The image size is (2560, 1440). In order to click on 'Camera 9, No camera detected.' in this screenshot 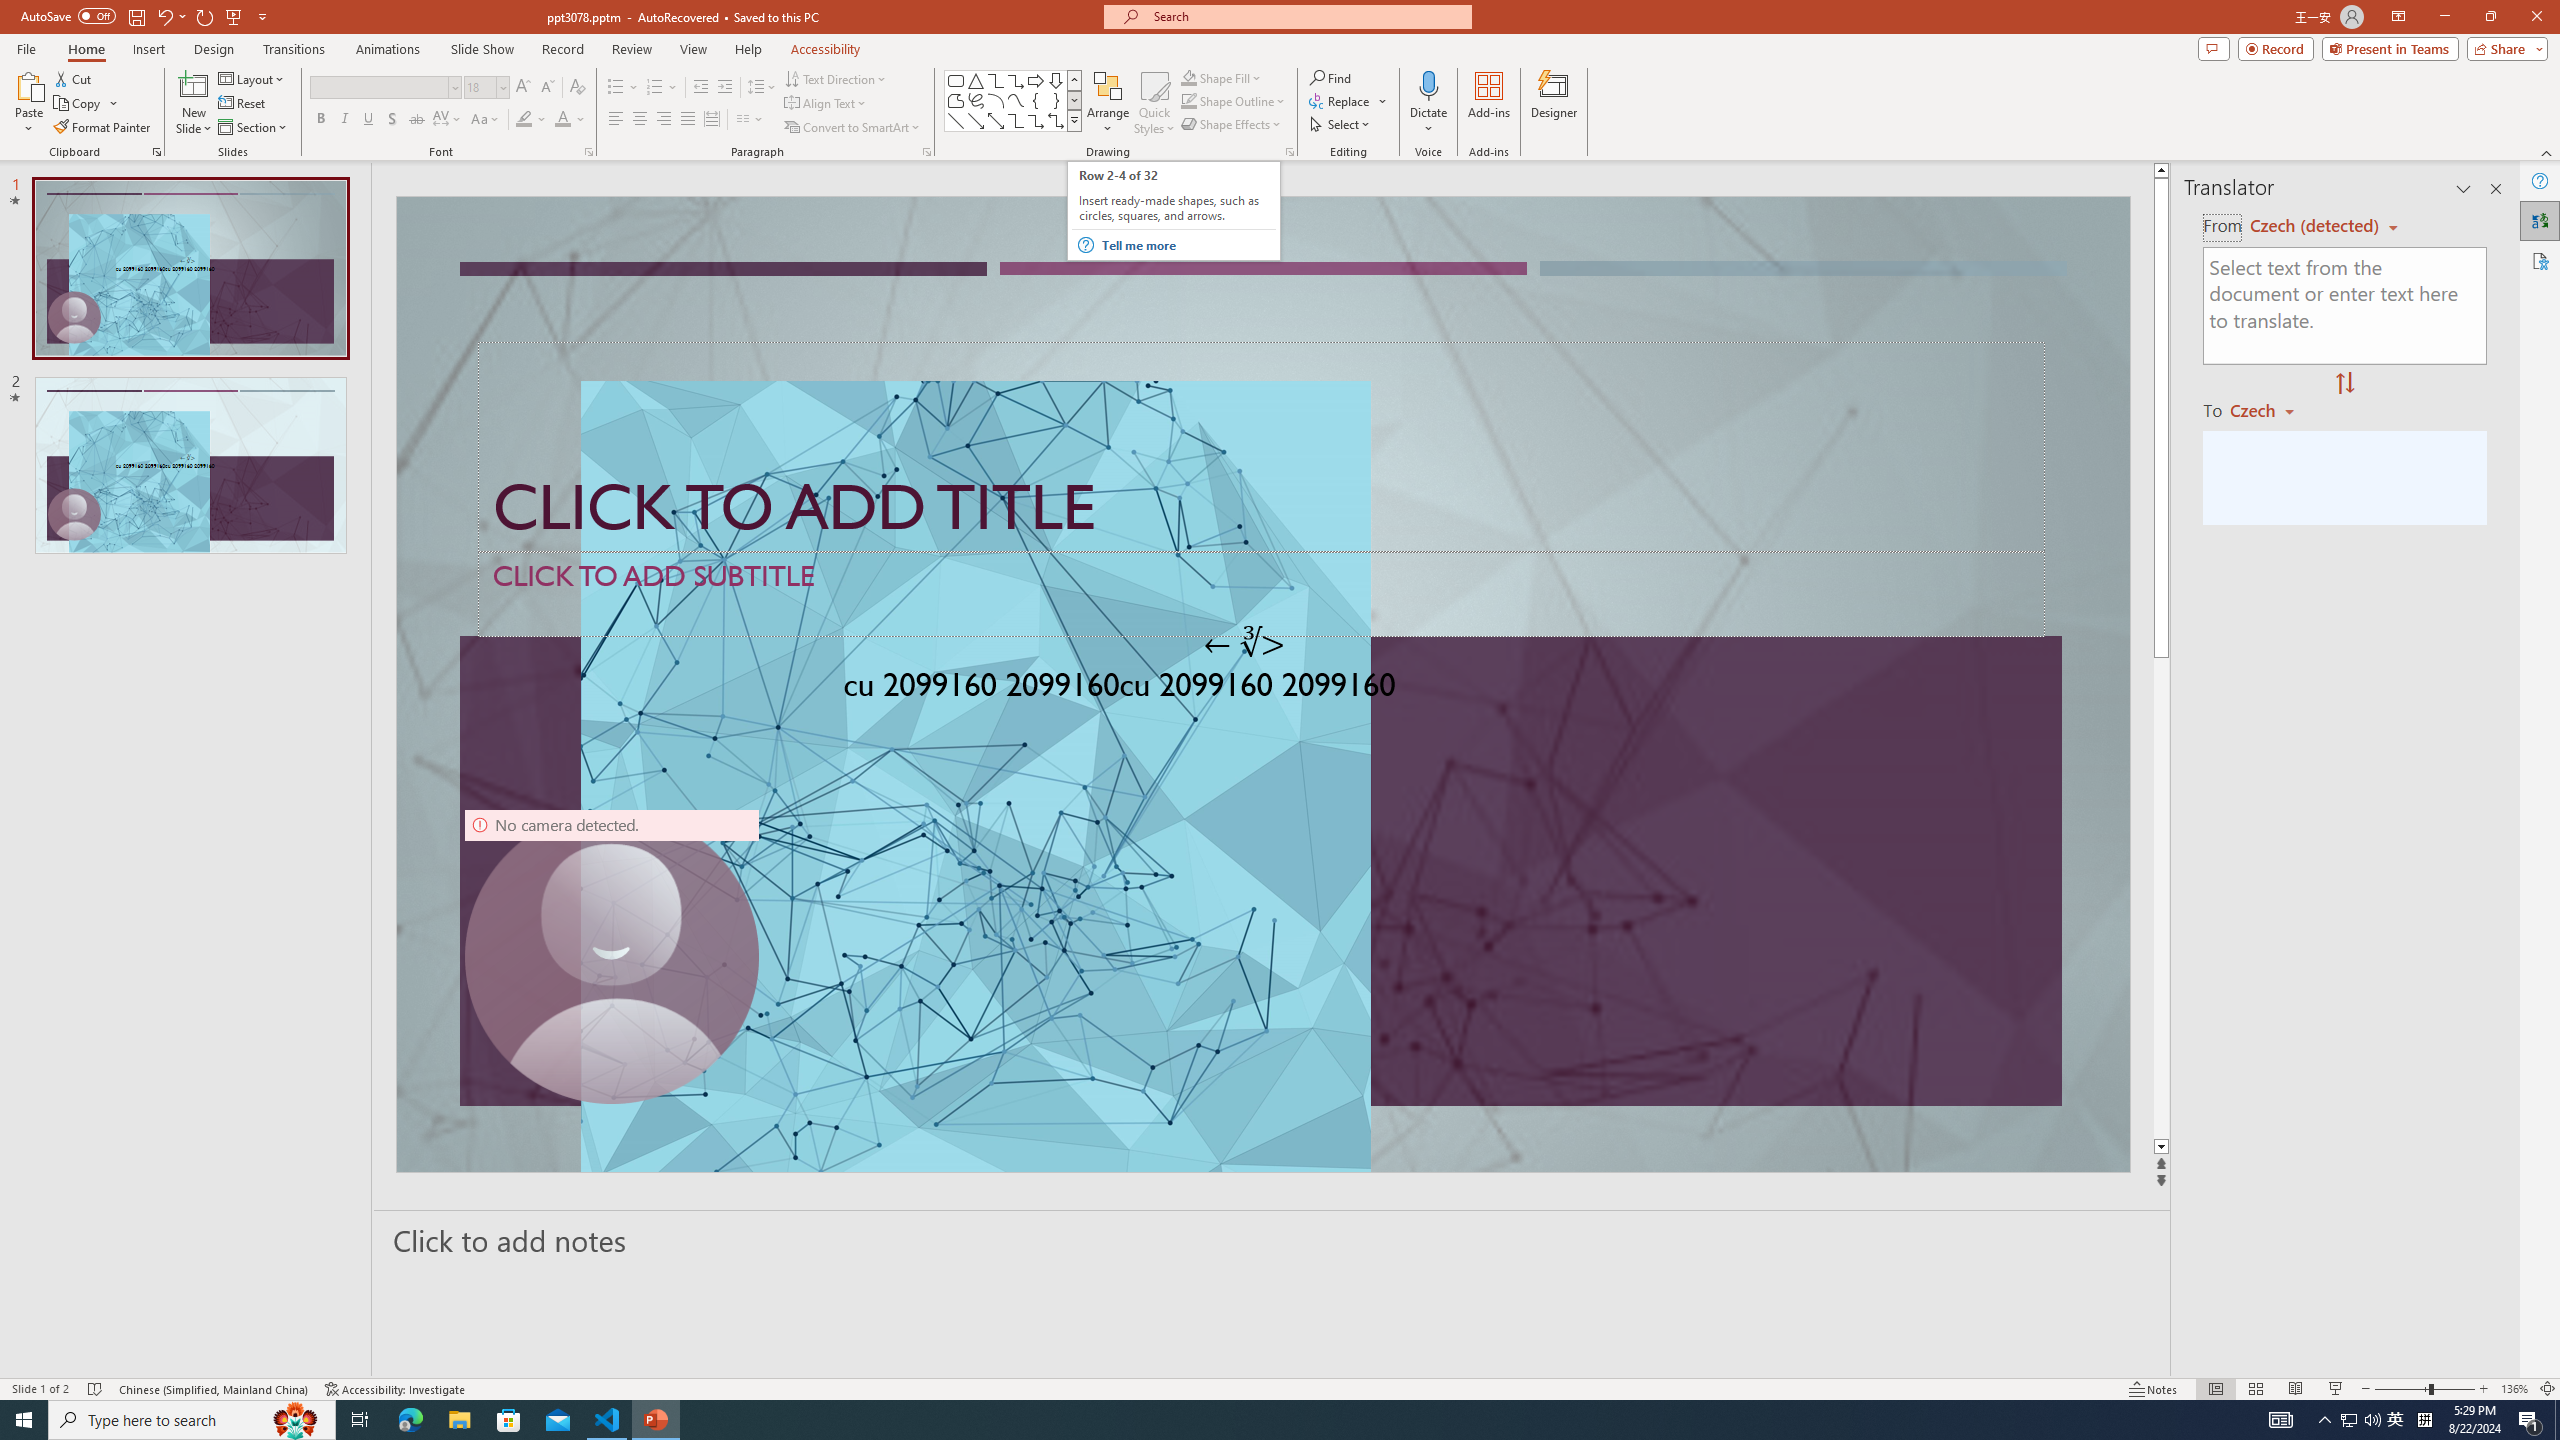, I will do `click(611, 955)`.